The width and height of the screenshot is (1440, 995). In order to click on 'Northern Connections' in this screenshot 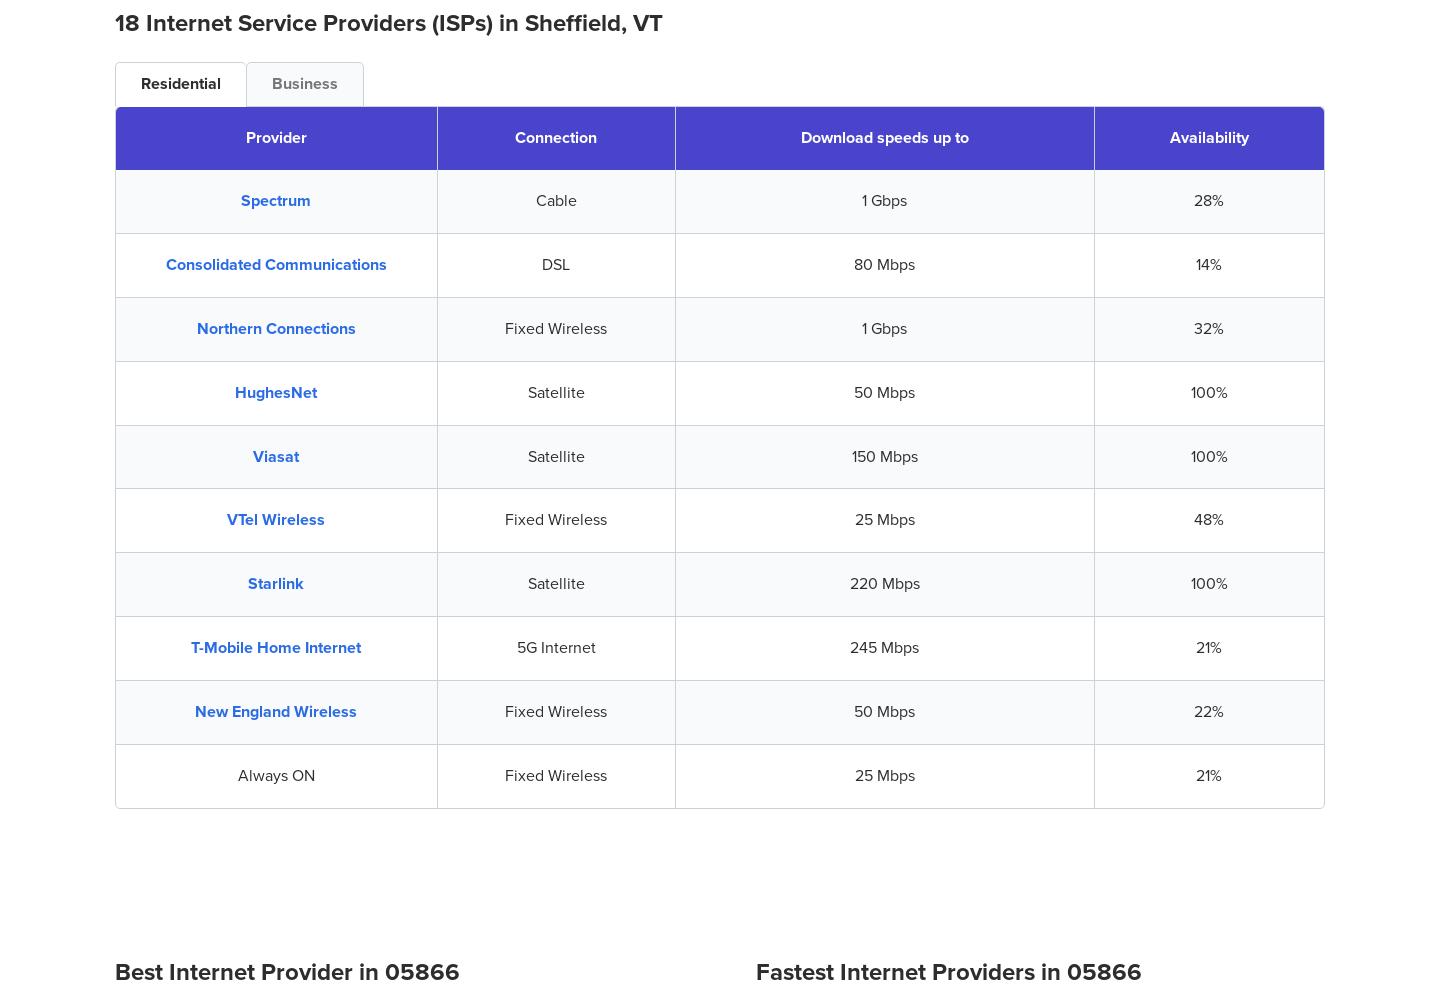, I will do `click(274, 327)`.